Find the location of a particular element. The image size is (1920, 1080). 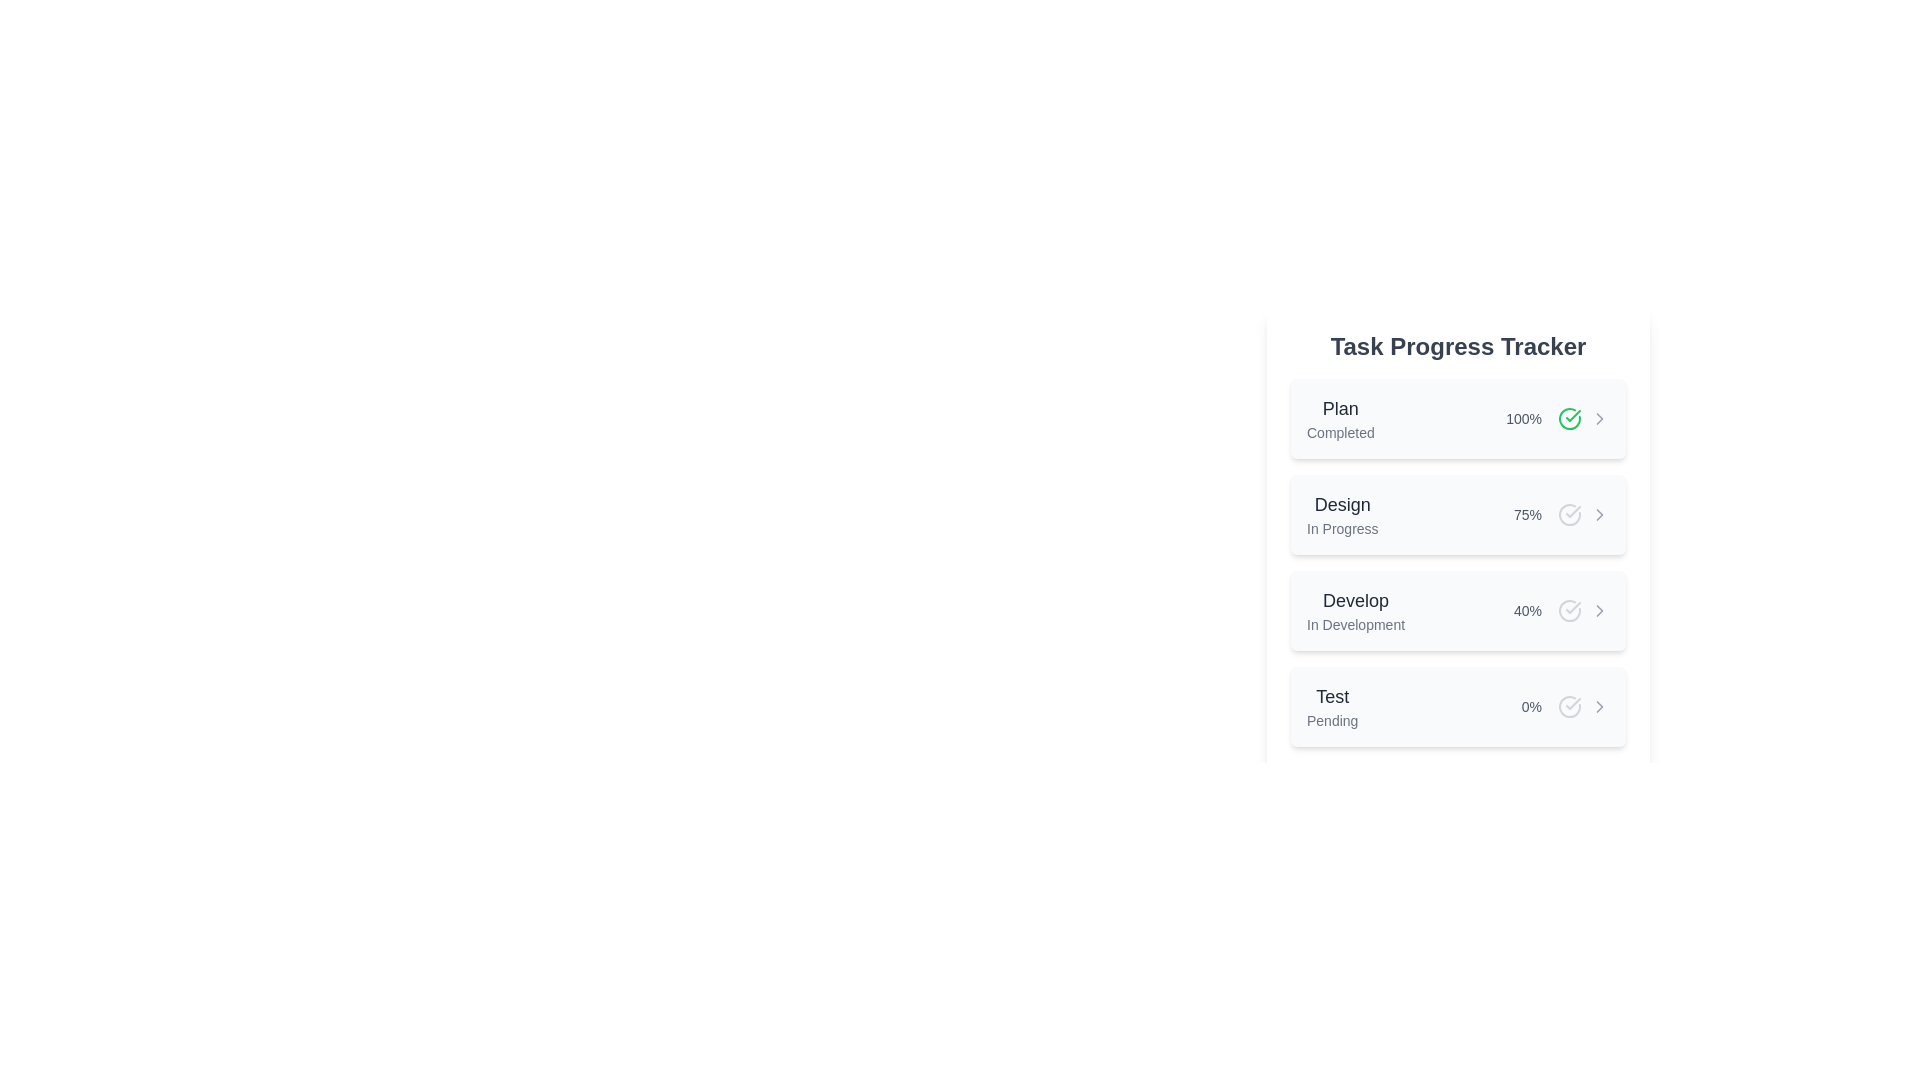

the progress percentage text displayed in gray font within the 'Design' progress tracker card, located to the left of the checkmark and arrow icons is located at coordinates (1560, 514).